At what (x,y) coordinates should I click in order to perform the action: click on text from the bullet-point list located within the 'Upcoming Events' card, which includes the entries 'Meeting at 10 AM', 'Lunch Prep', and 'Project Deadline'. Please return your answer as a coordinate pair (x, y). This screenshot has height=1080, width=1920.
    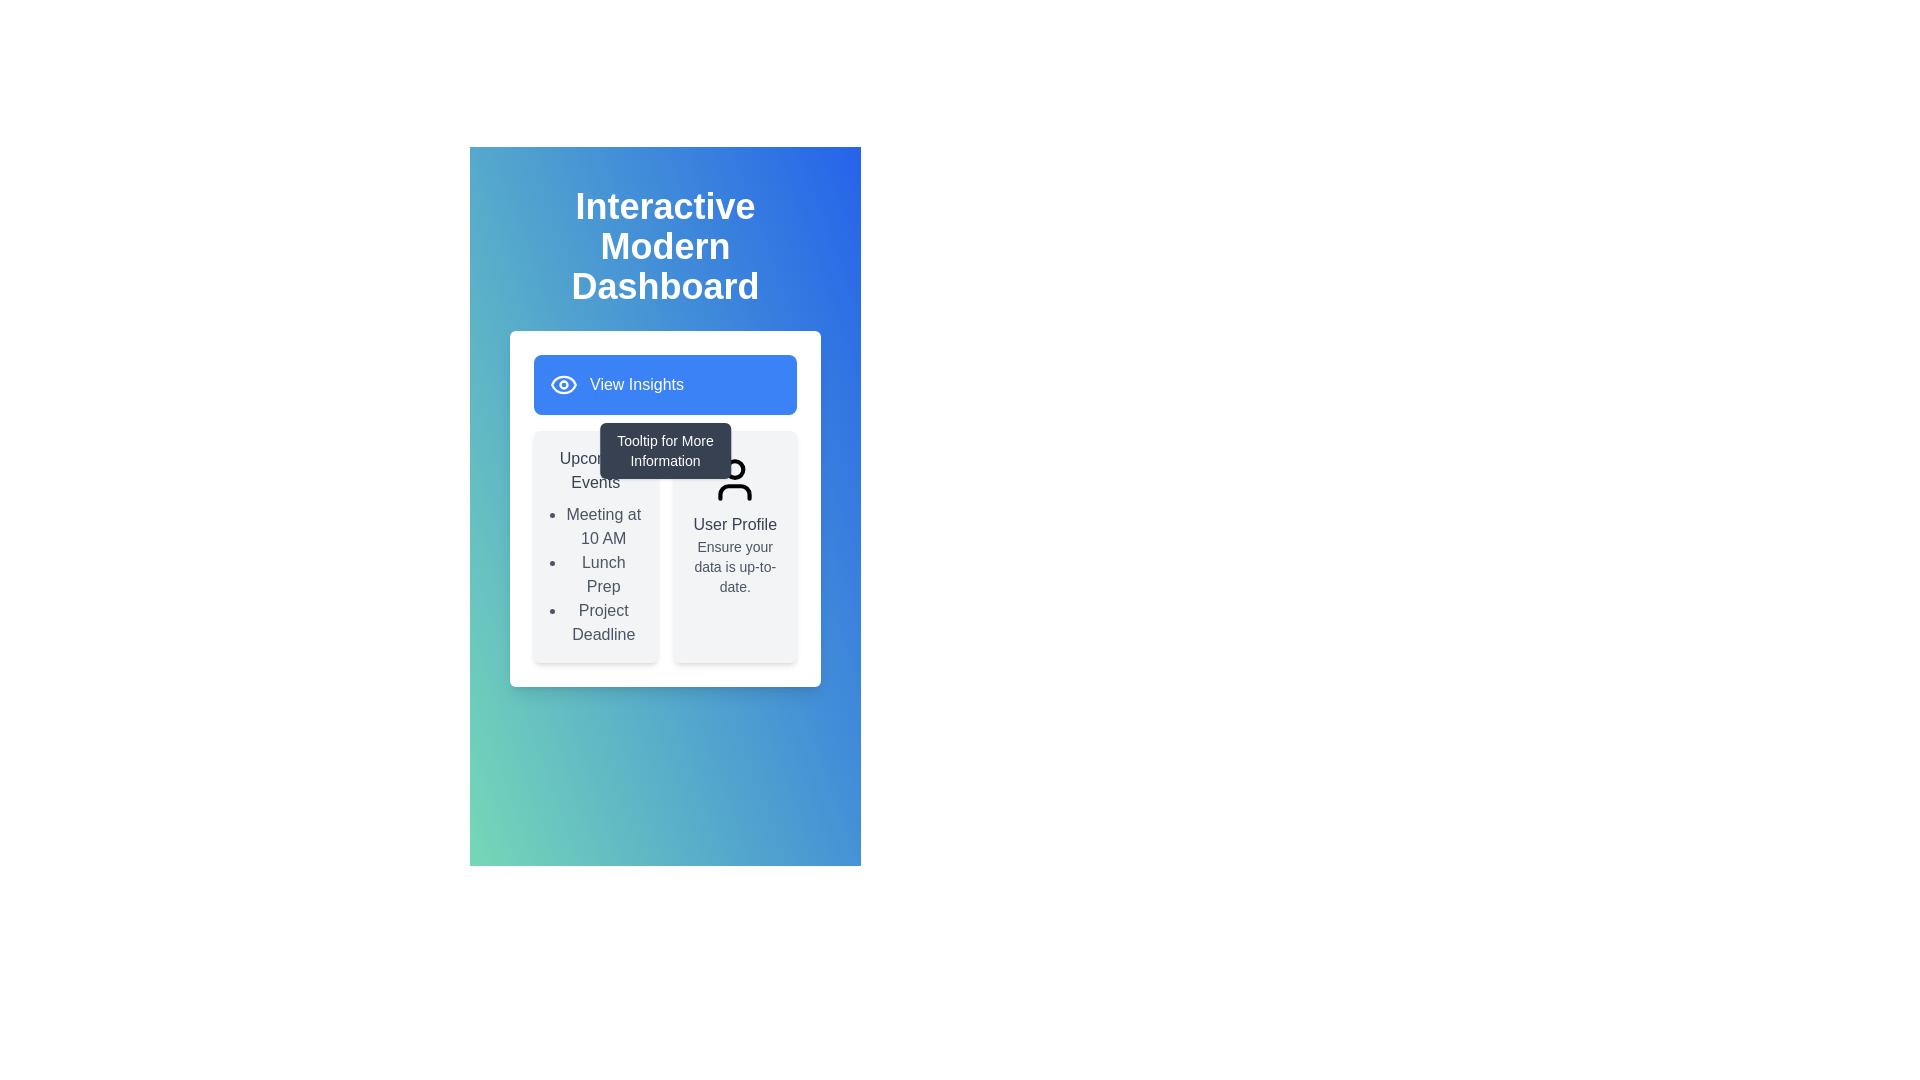
    Looking at the image, I should click on (594, 574).